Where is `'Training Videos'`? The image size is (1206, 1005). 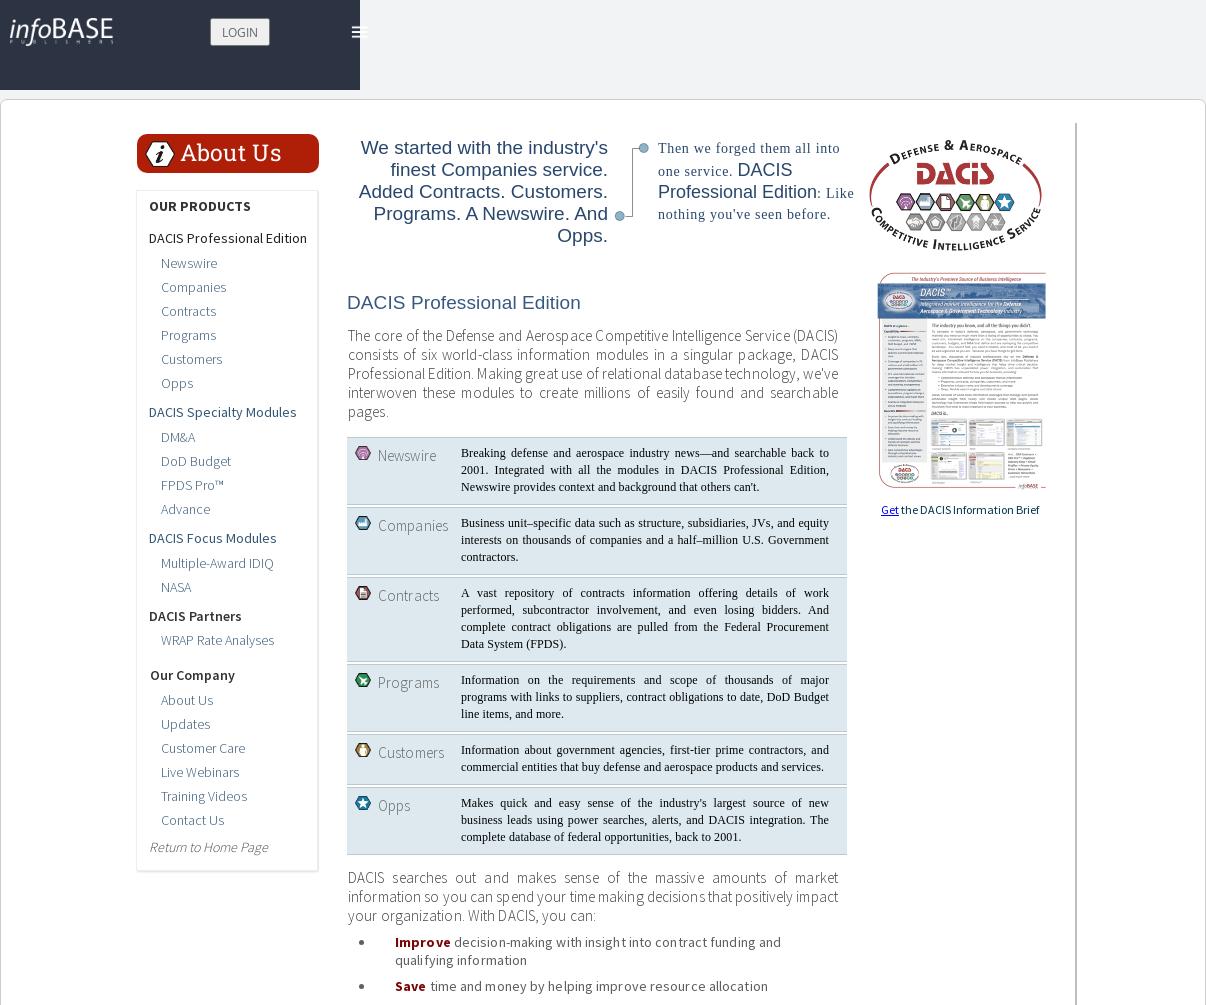 'Training Videos' is located at coordinates (203, 795).